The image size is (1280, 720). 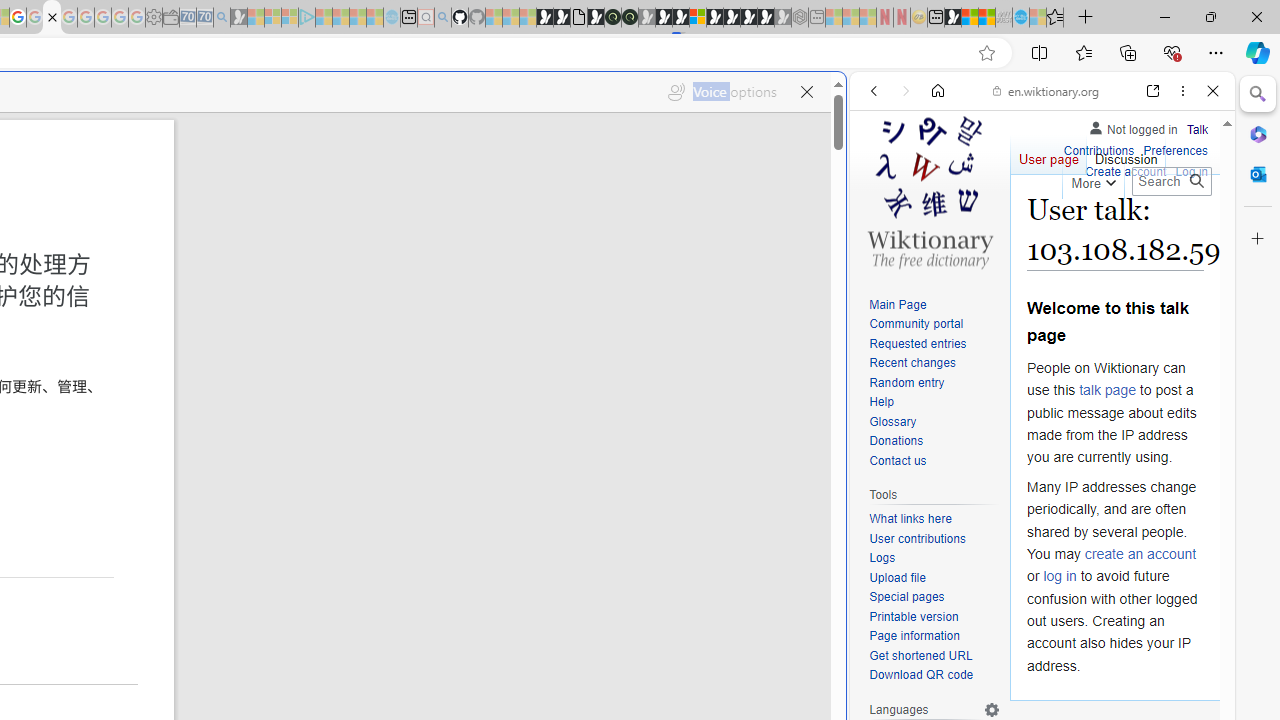 I want to click on 'log in', so click(x=1058, y=576).